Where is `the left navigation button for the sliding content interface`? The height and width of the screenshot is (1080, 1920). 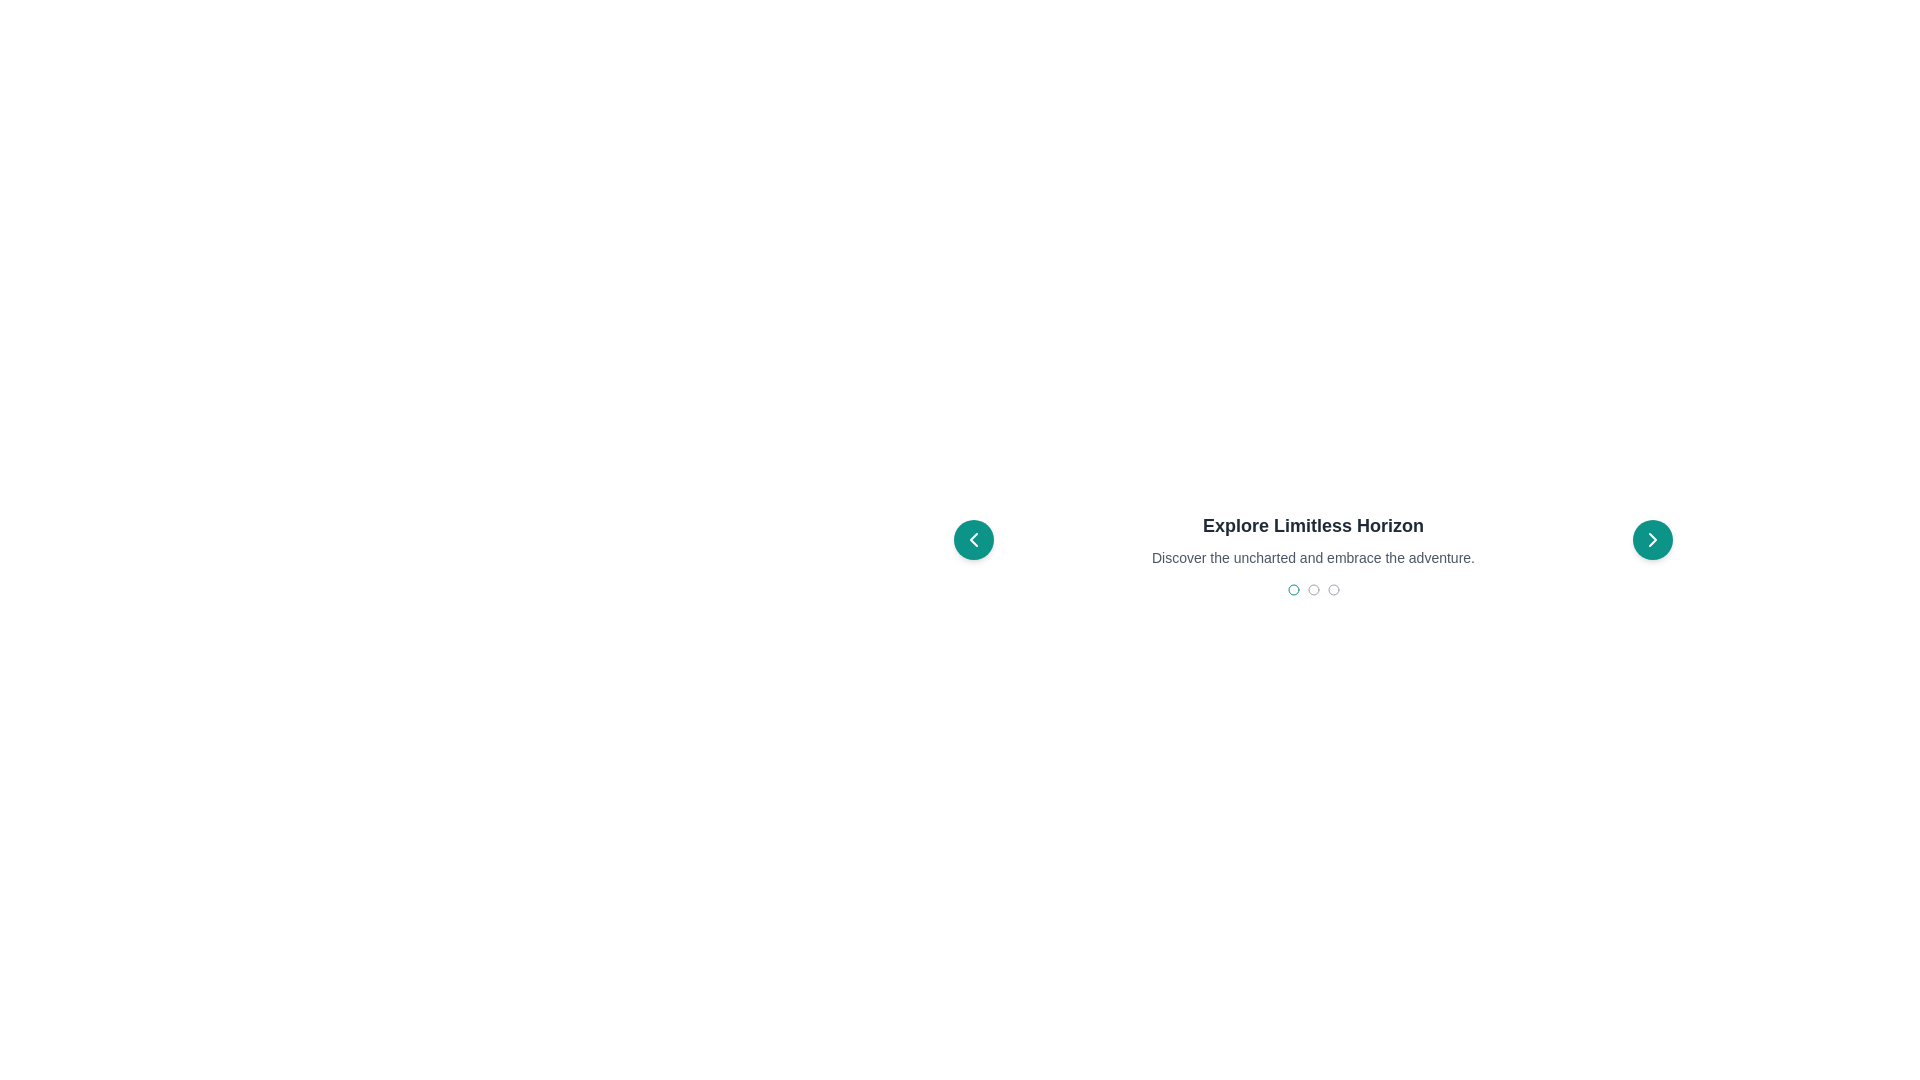 the left navigation button for the sliding content interface is located at coordinates (973, 540).